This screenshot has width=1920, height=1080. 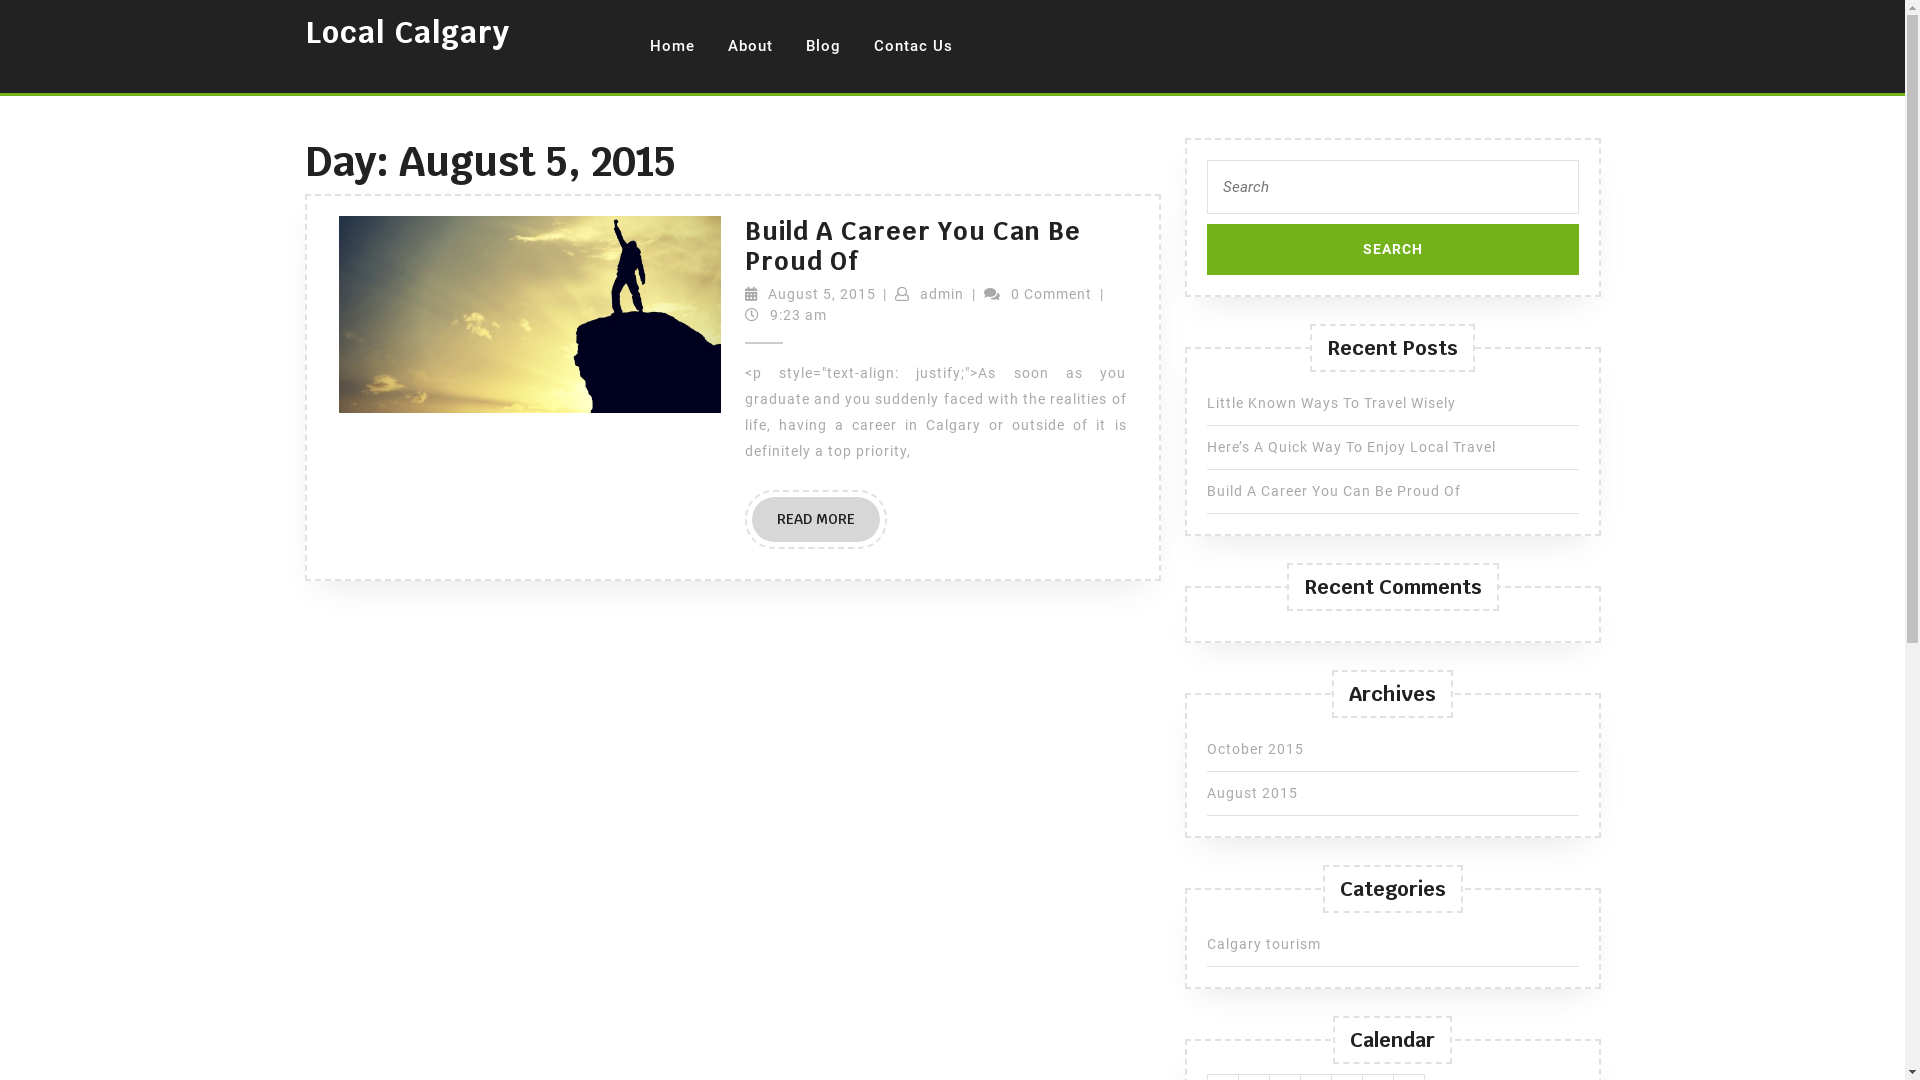 What do you see at coordinates (1204, 748) in the screenshot?
I see `'October 2015'` at bounding box center [1204, 748].